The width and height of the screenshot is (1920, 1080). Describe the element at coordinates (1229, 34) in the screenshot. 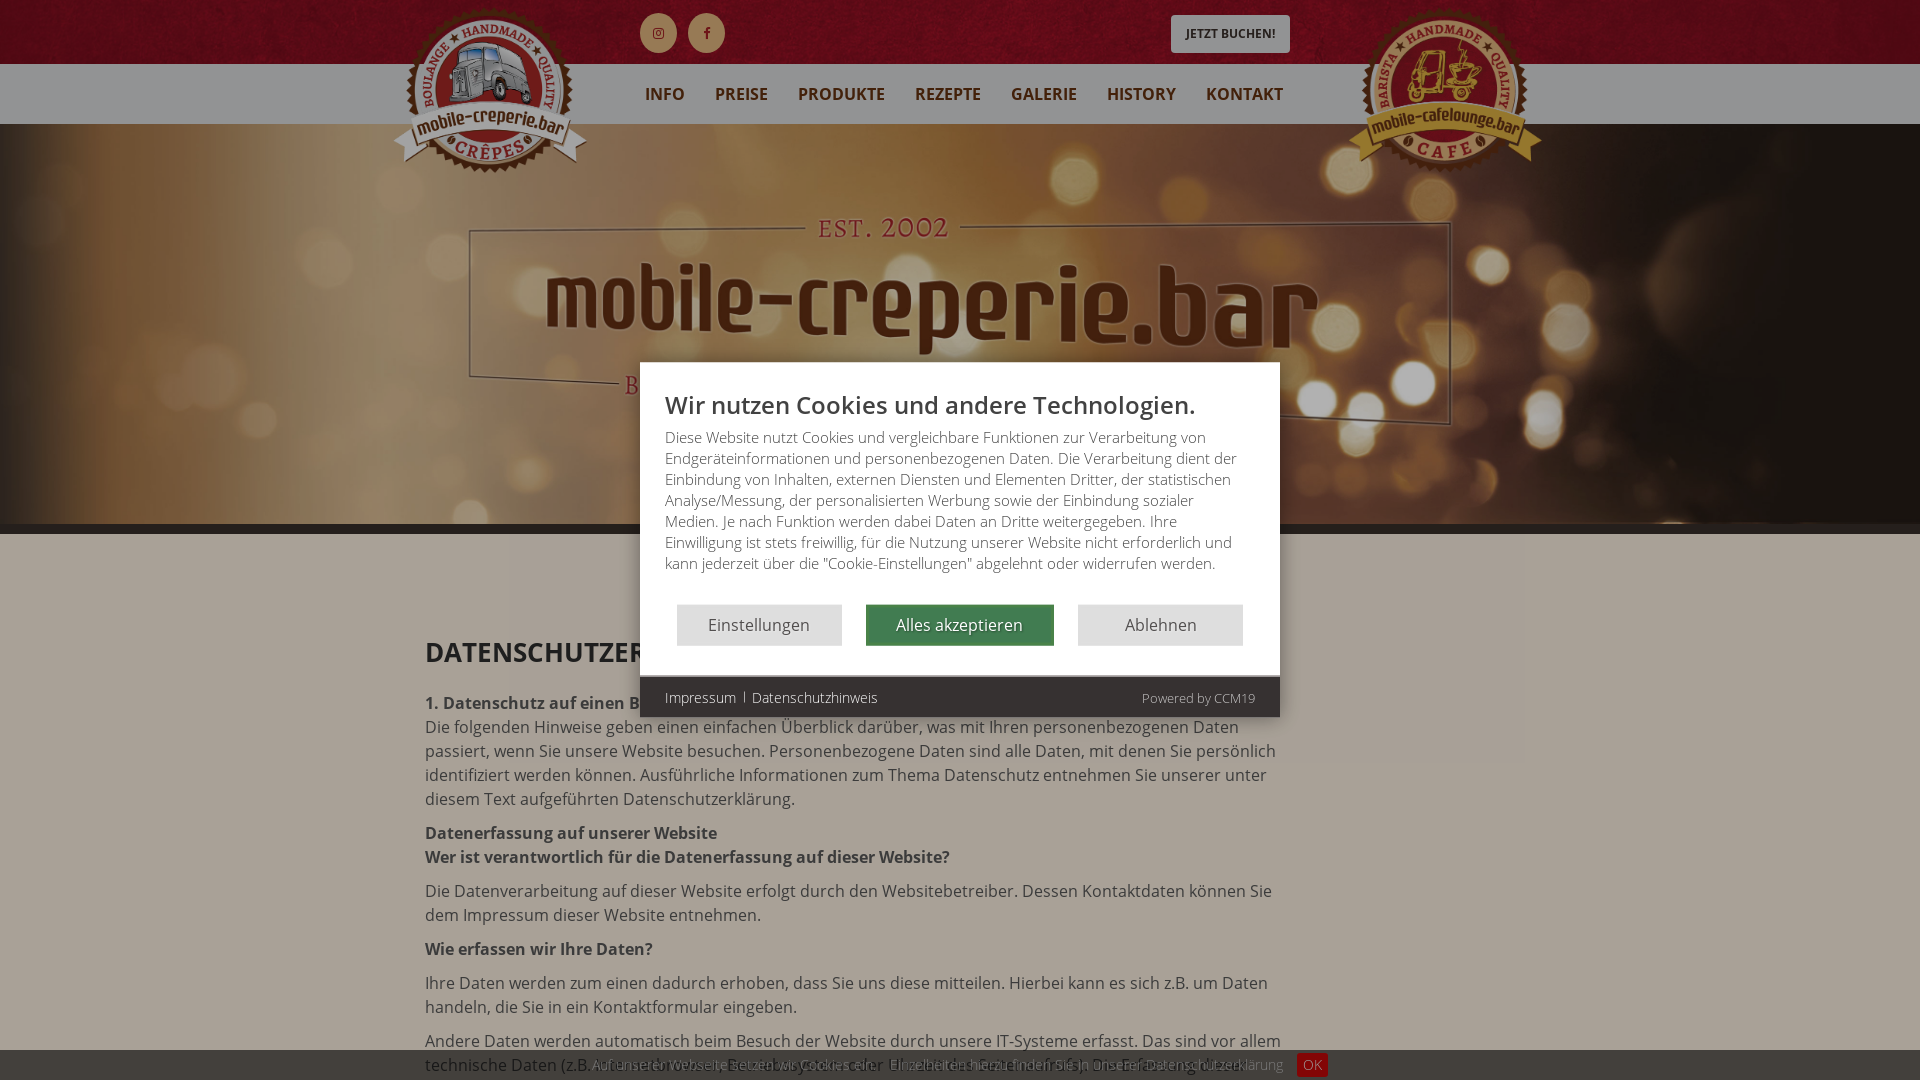

I see `'JETZT BUCHEN!'` at that location.